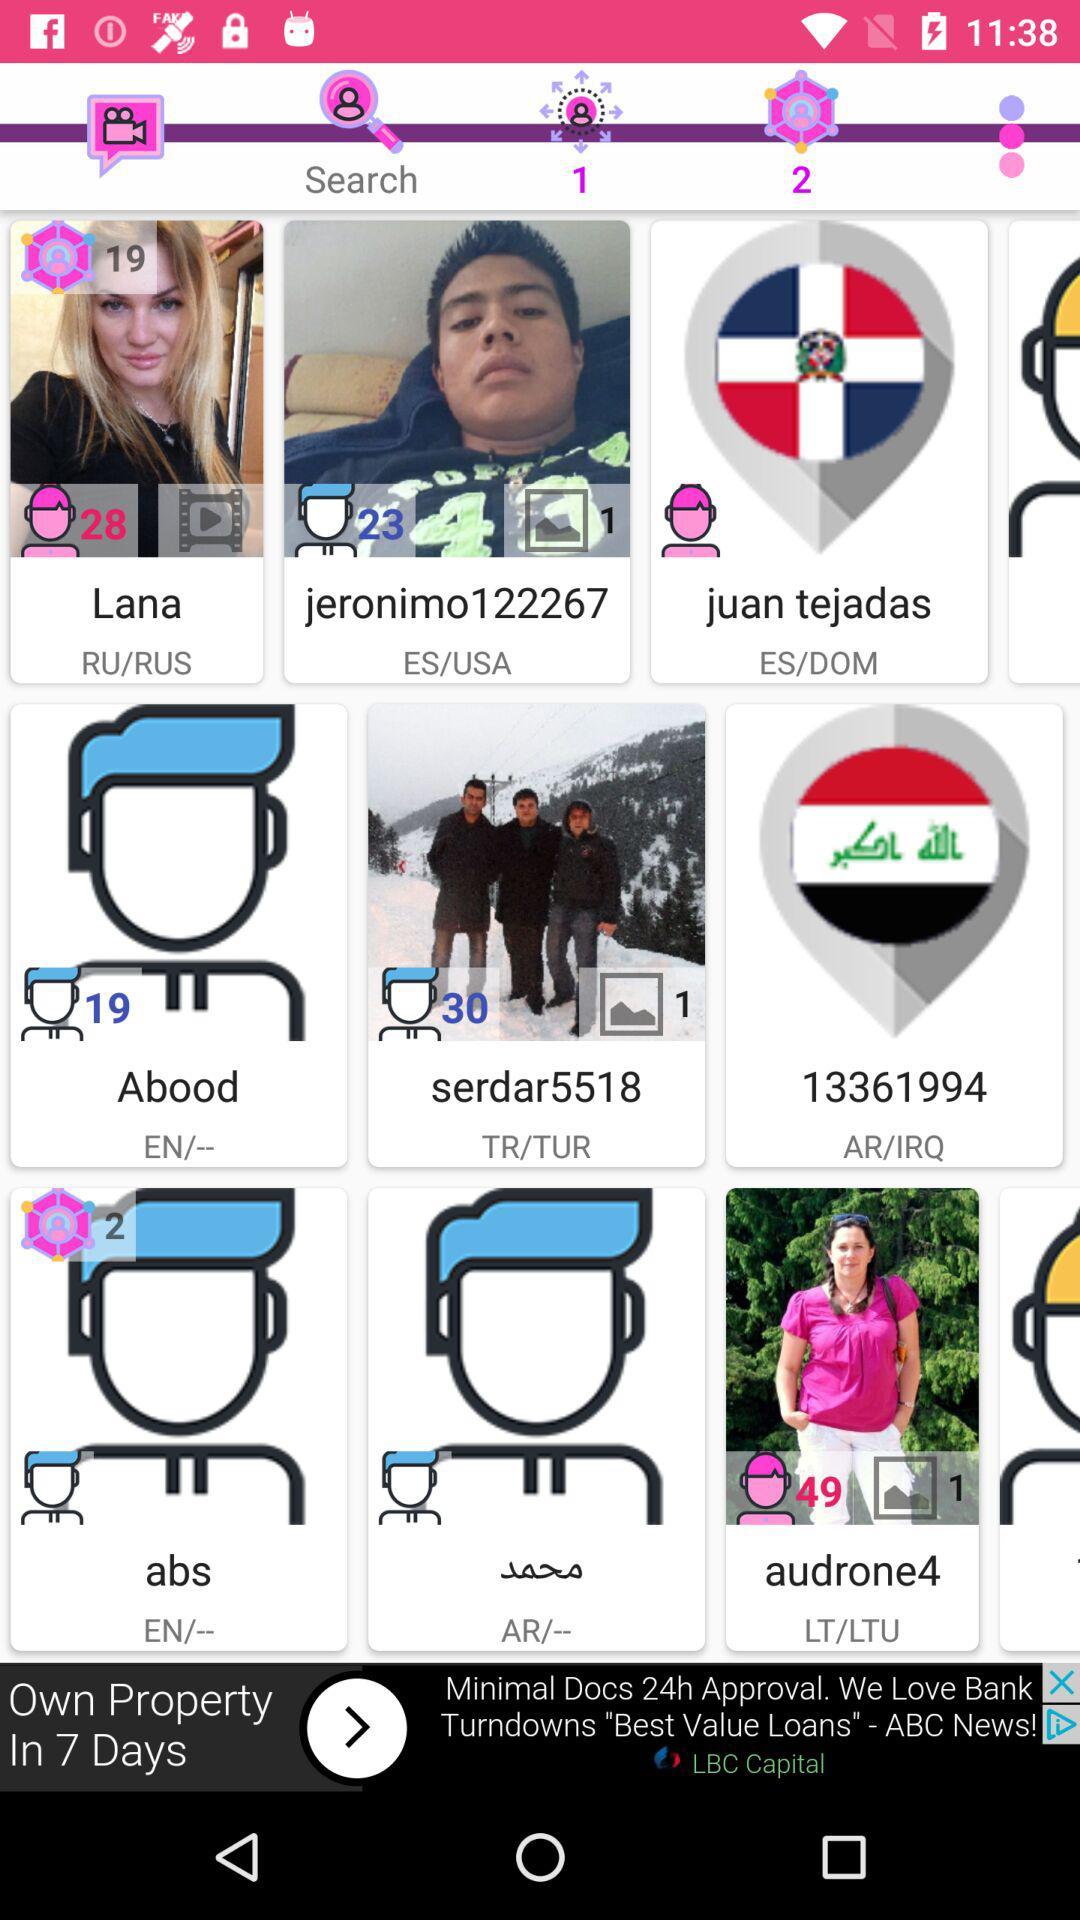 Image resolution: width=1080 pixels, height=1920 pixels. I want to click on connect to selected person, so click(135, 388).